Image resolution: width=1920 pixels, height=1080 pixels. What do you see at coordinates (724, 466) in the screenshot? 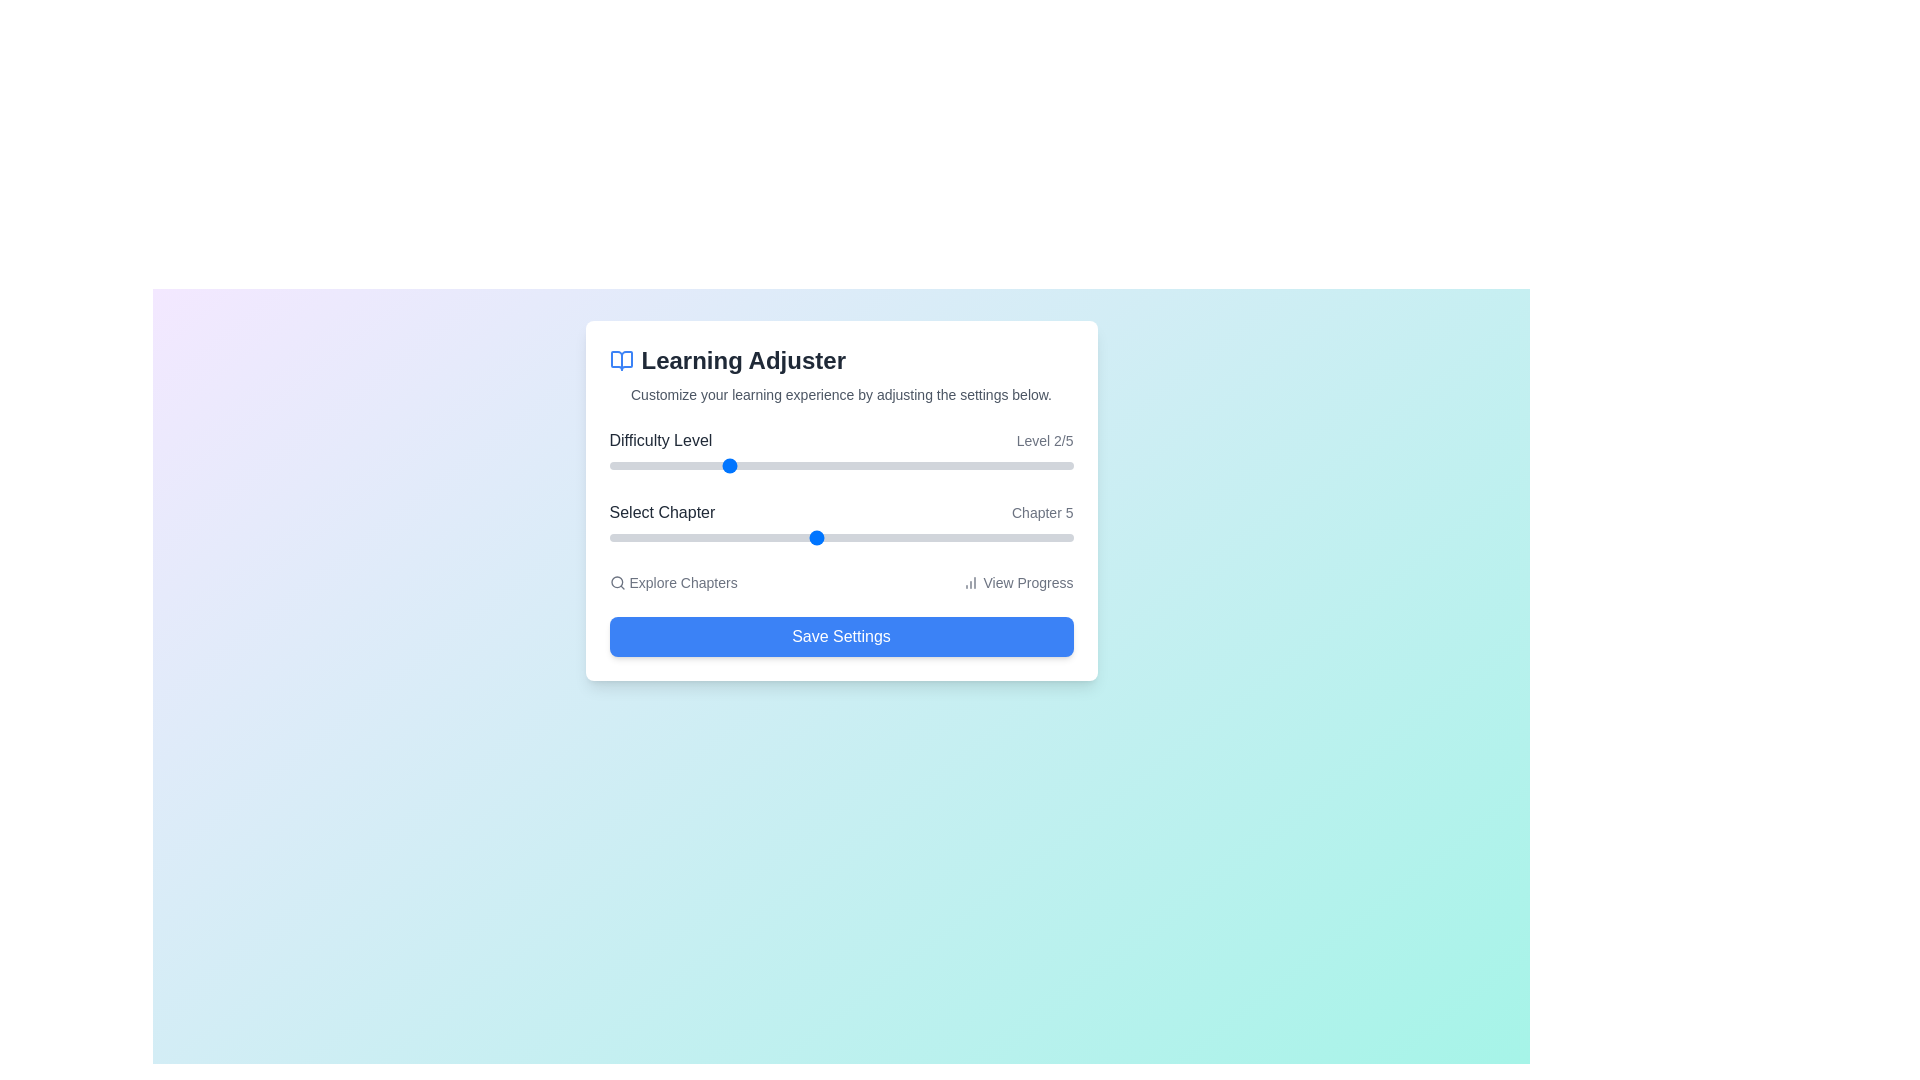
I see `the difficulty level` at bounding box center [724, 466].